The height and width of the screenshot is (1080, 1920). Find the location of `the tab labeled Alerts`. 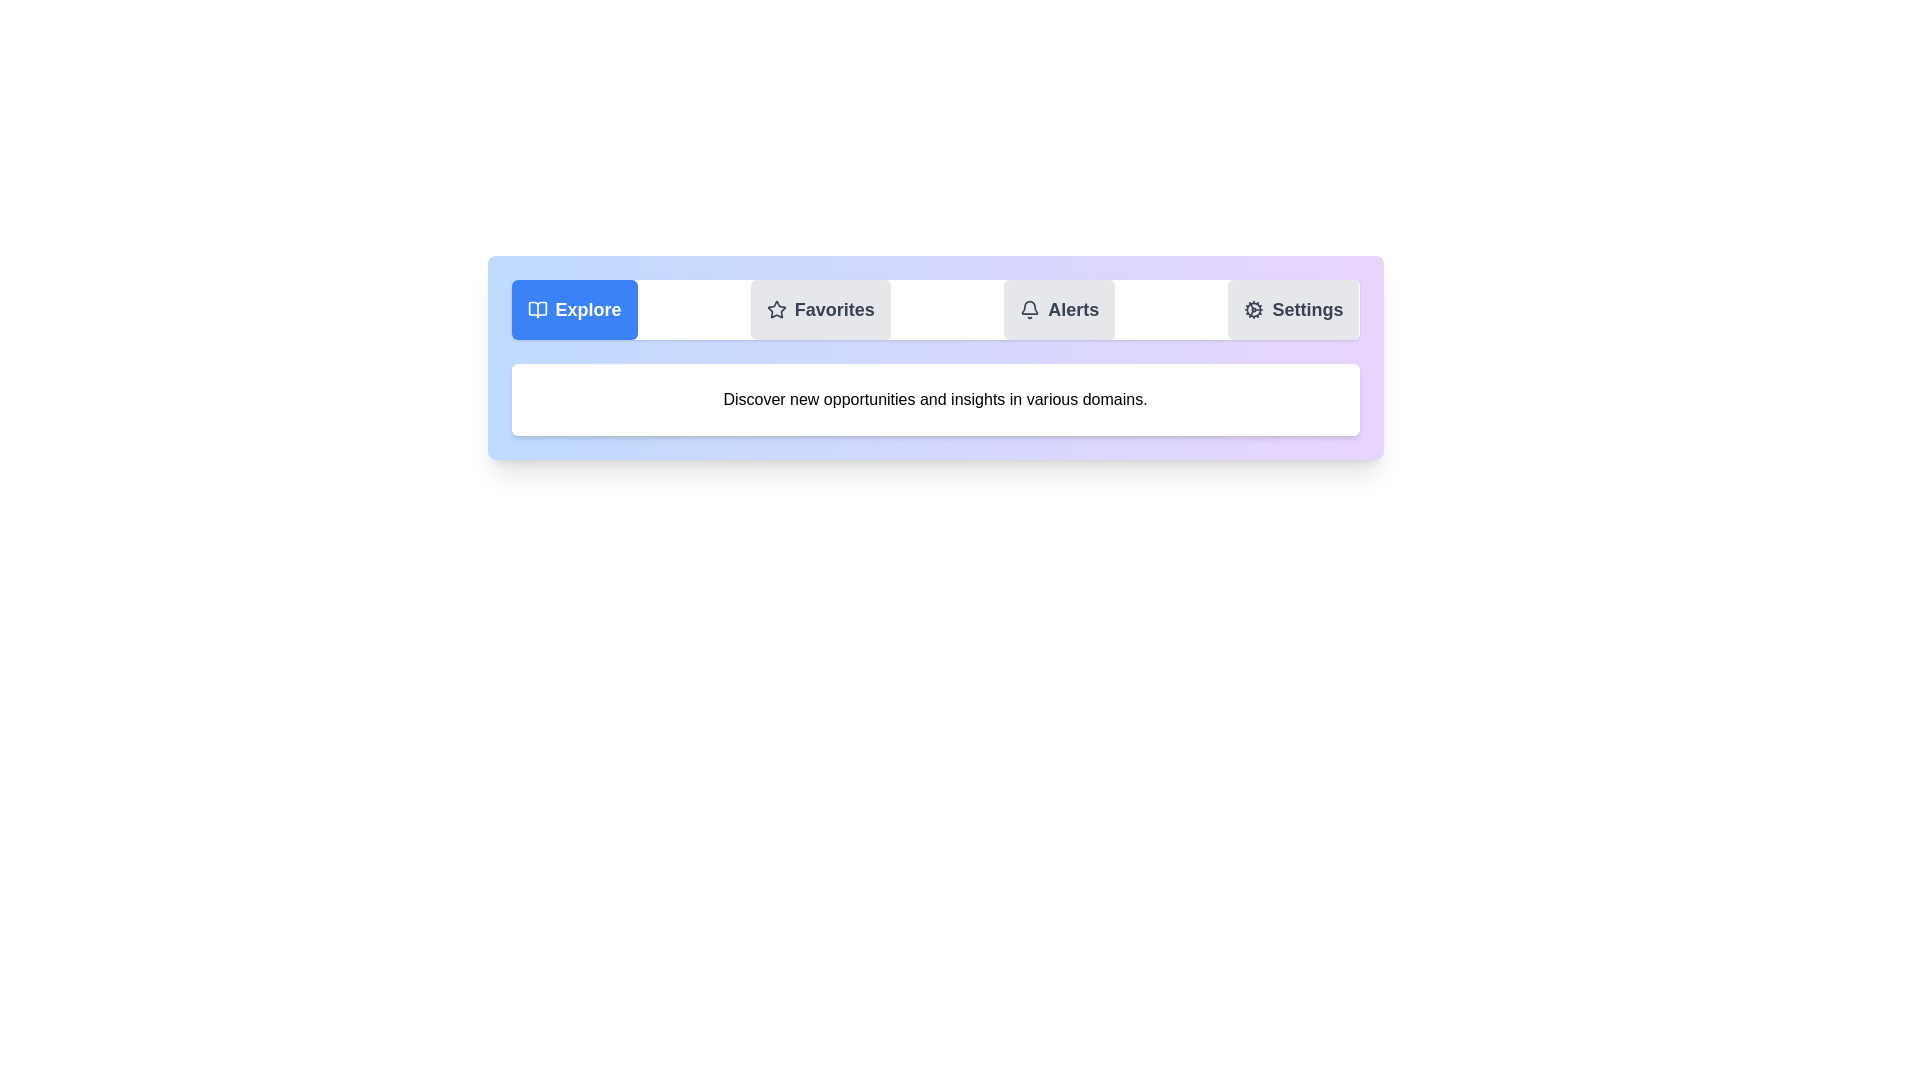

the tab labeled Alerts is located at coordinates (1058, 309).